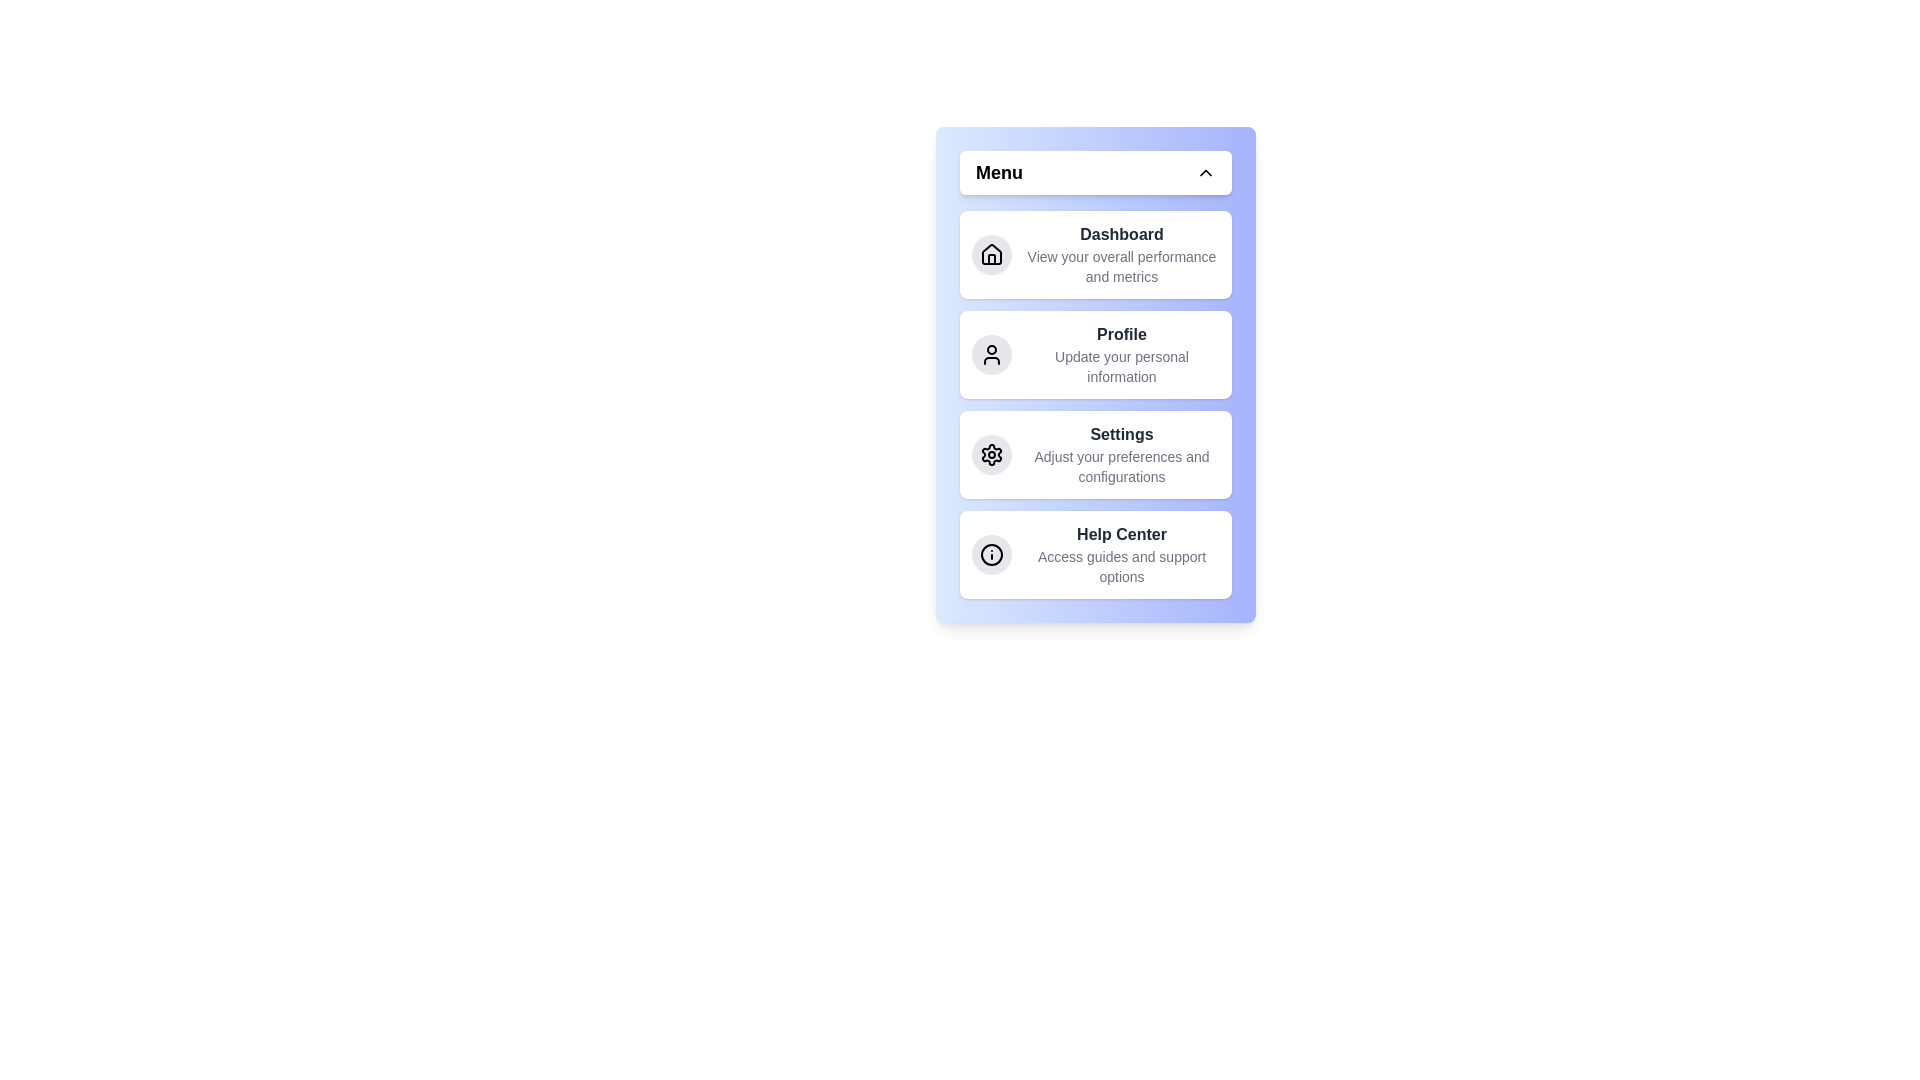  What do you see at coordinates (1094, 455) in the screenshot?
I see `the menu item labeled Settings to navigate to its section` at bounding box center [1094, 455].